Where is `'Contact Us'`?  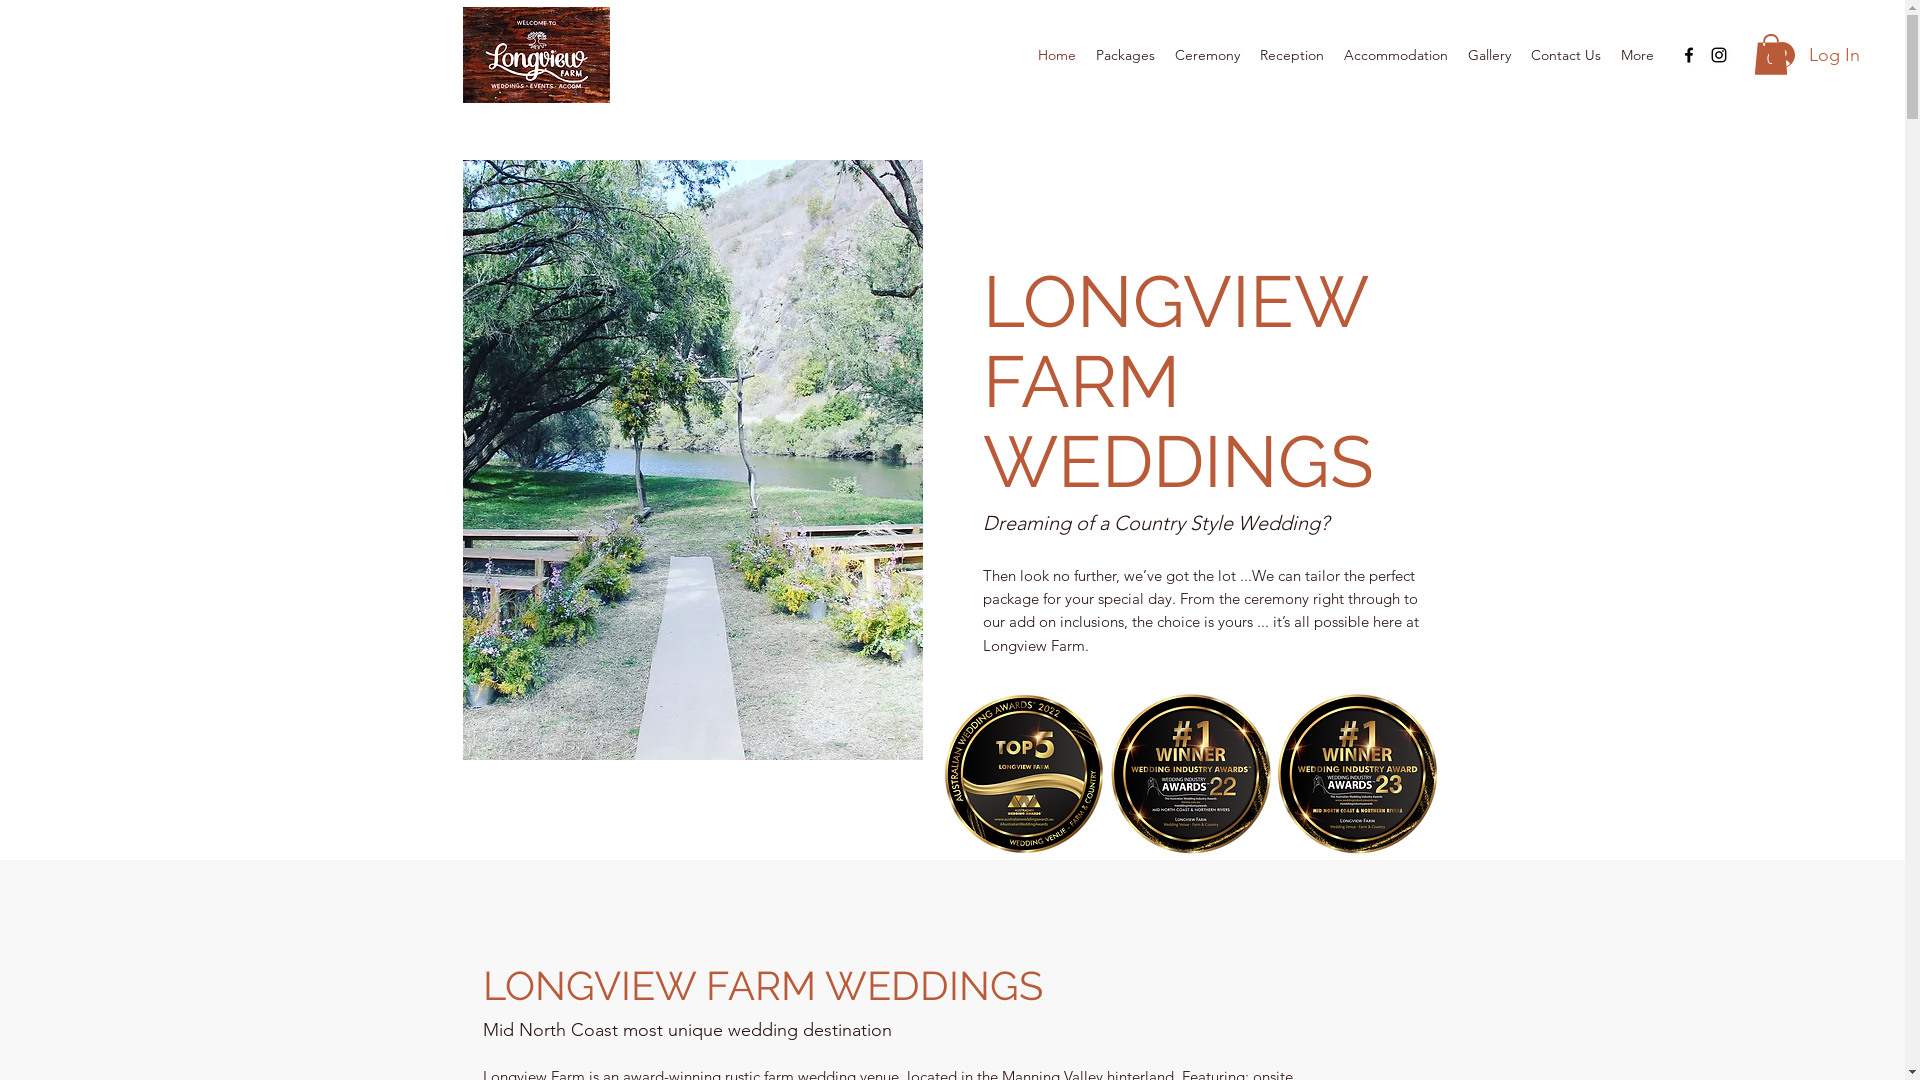
'Contact Us' is located at coordinates (1564, 53).